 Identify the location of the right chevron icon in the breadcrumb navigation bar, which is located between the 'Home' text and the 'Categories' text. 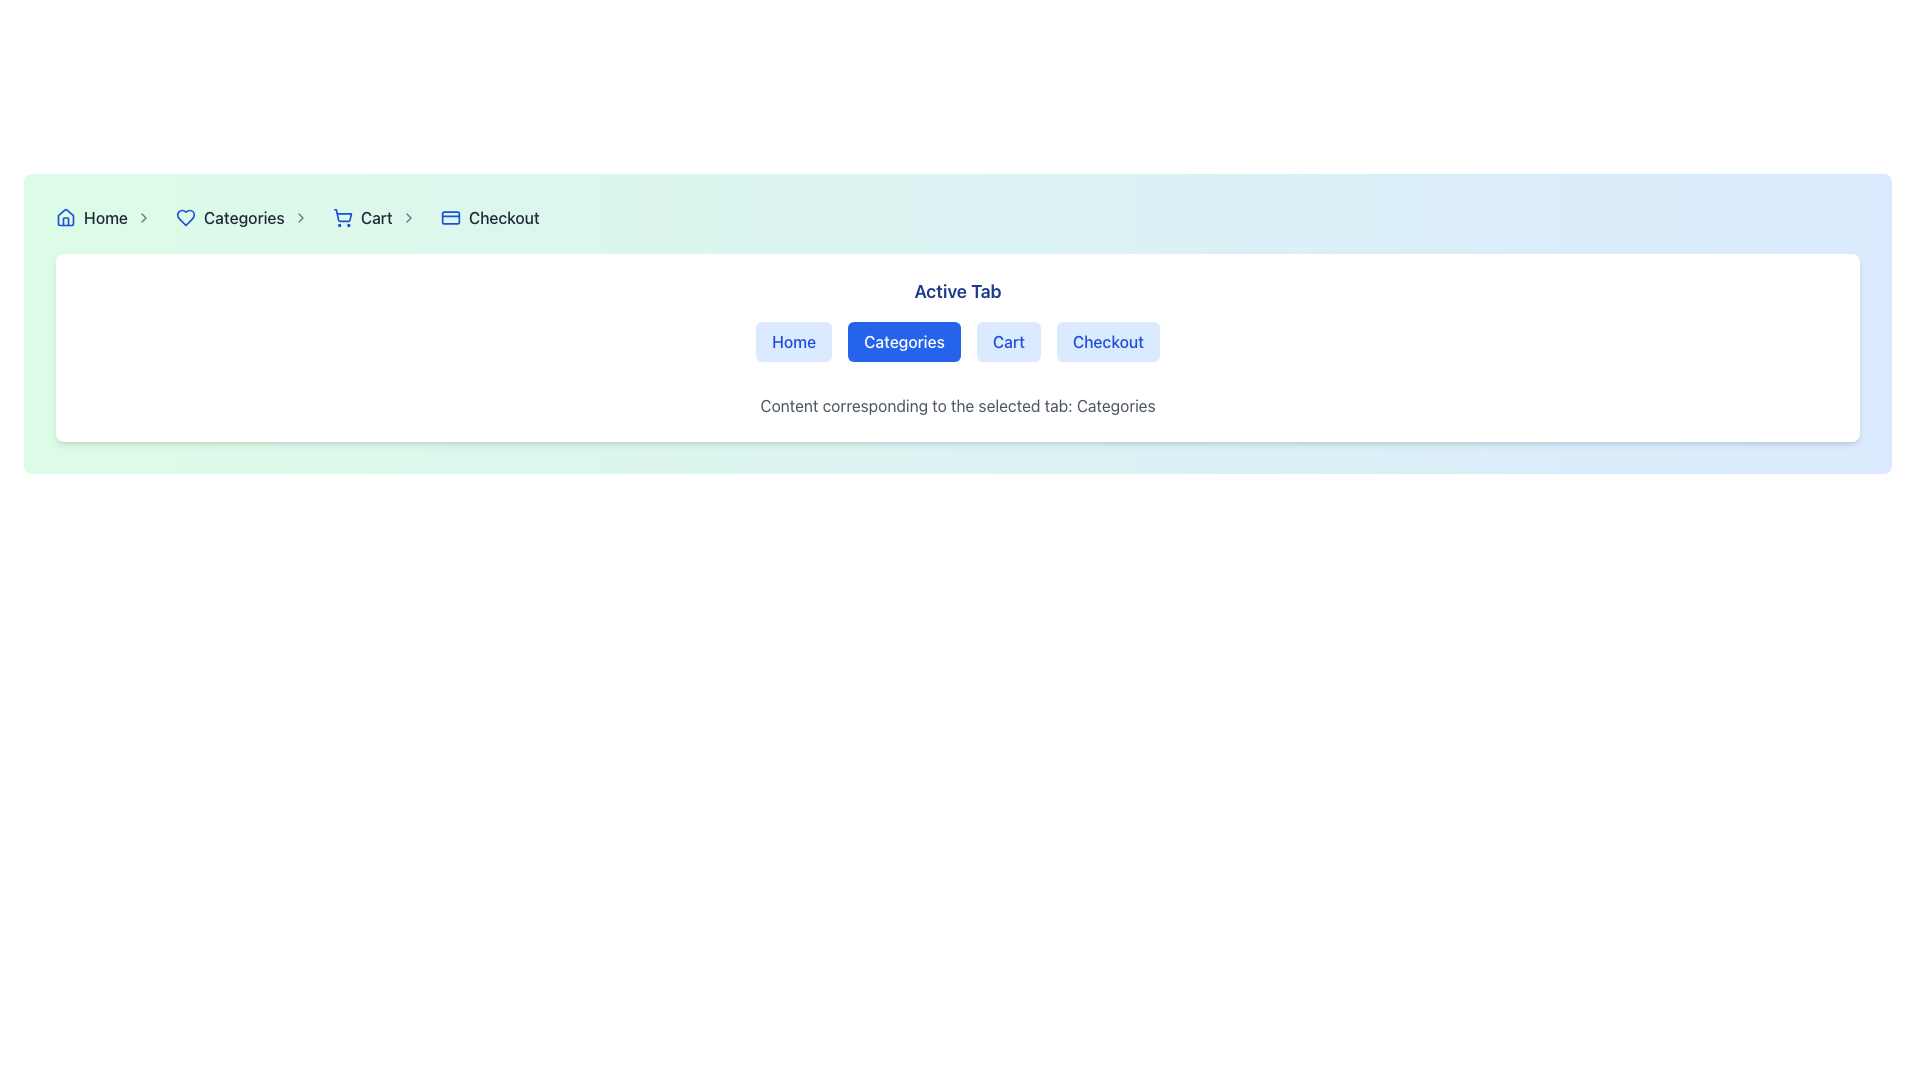
(143, 218).